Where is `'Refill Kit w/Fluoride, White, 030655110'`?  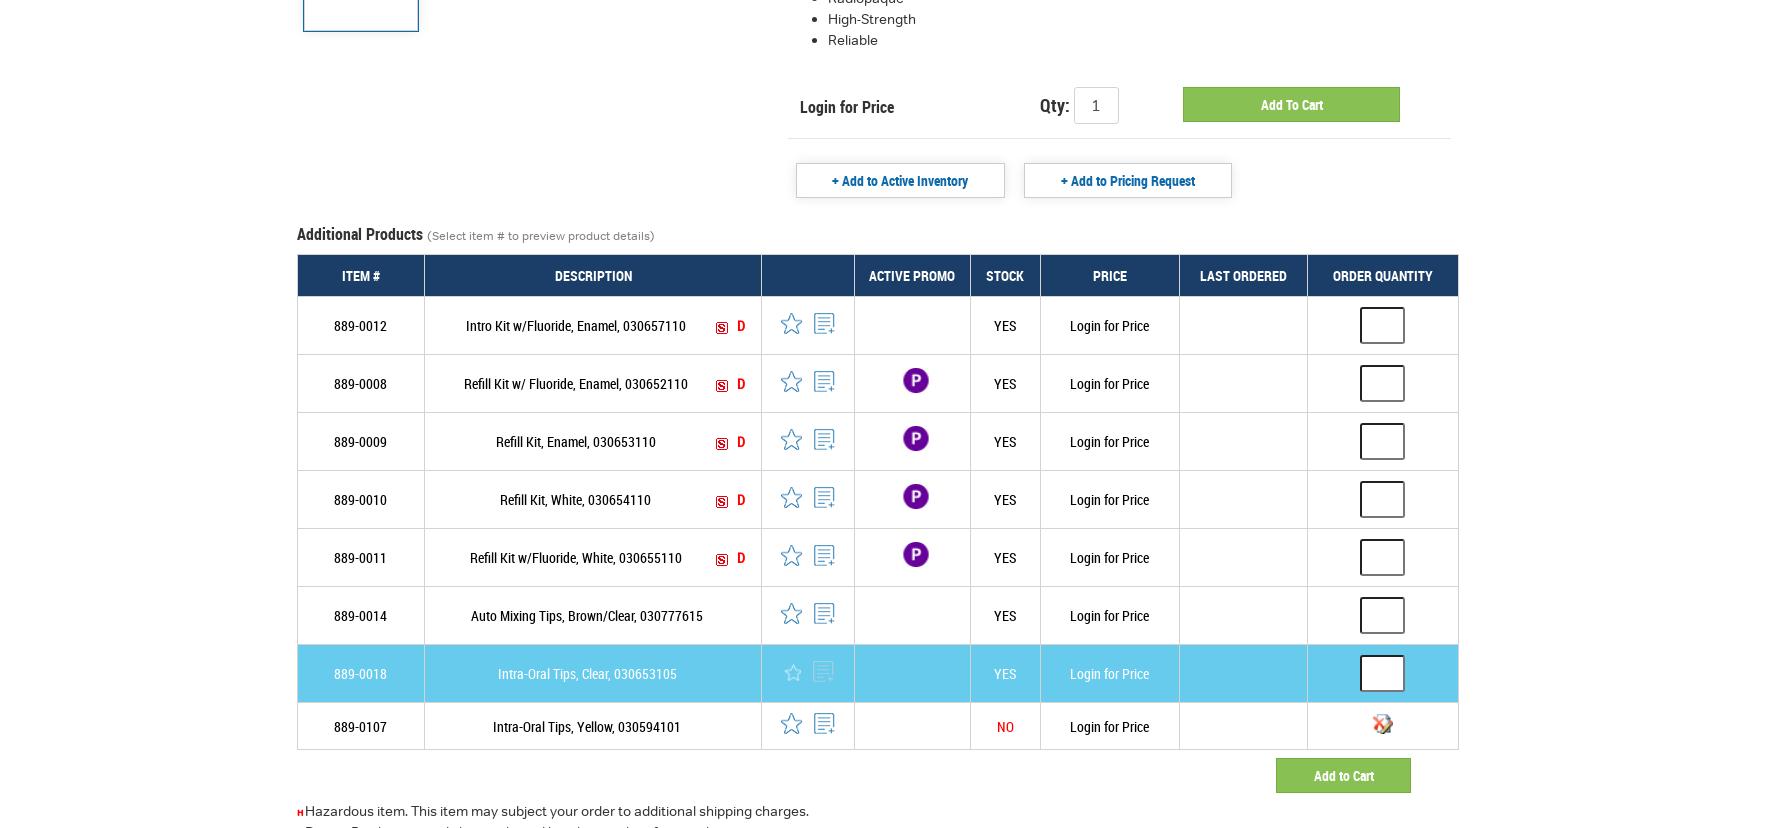 'Refill Kit w/Fluoride, White, 030655110' is located at coordinates (575, 557).